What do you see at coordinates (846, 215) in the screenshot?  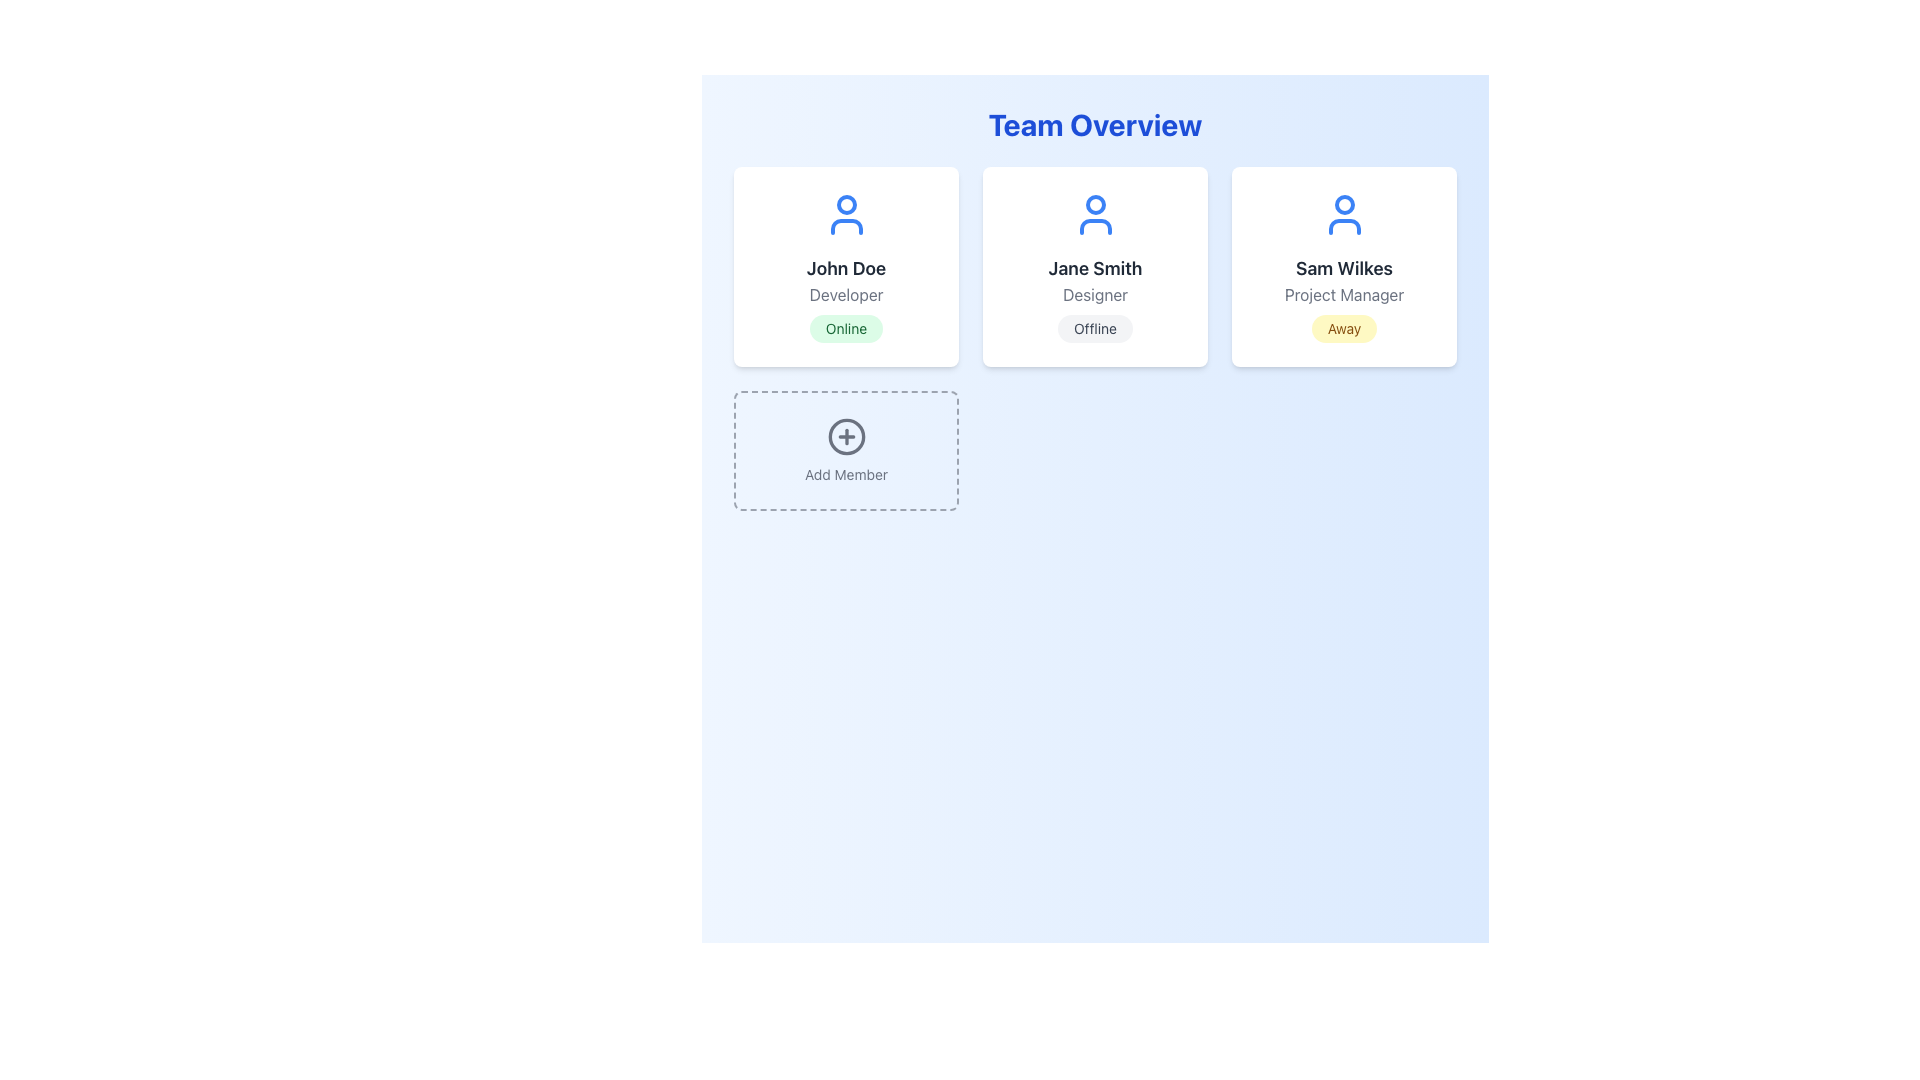 I see `the blue-colored vector icon representing a user, which is positioned at the top center of the user information card section` at bounding box center [846, 215].